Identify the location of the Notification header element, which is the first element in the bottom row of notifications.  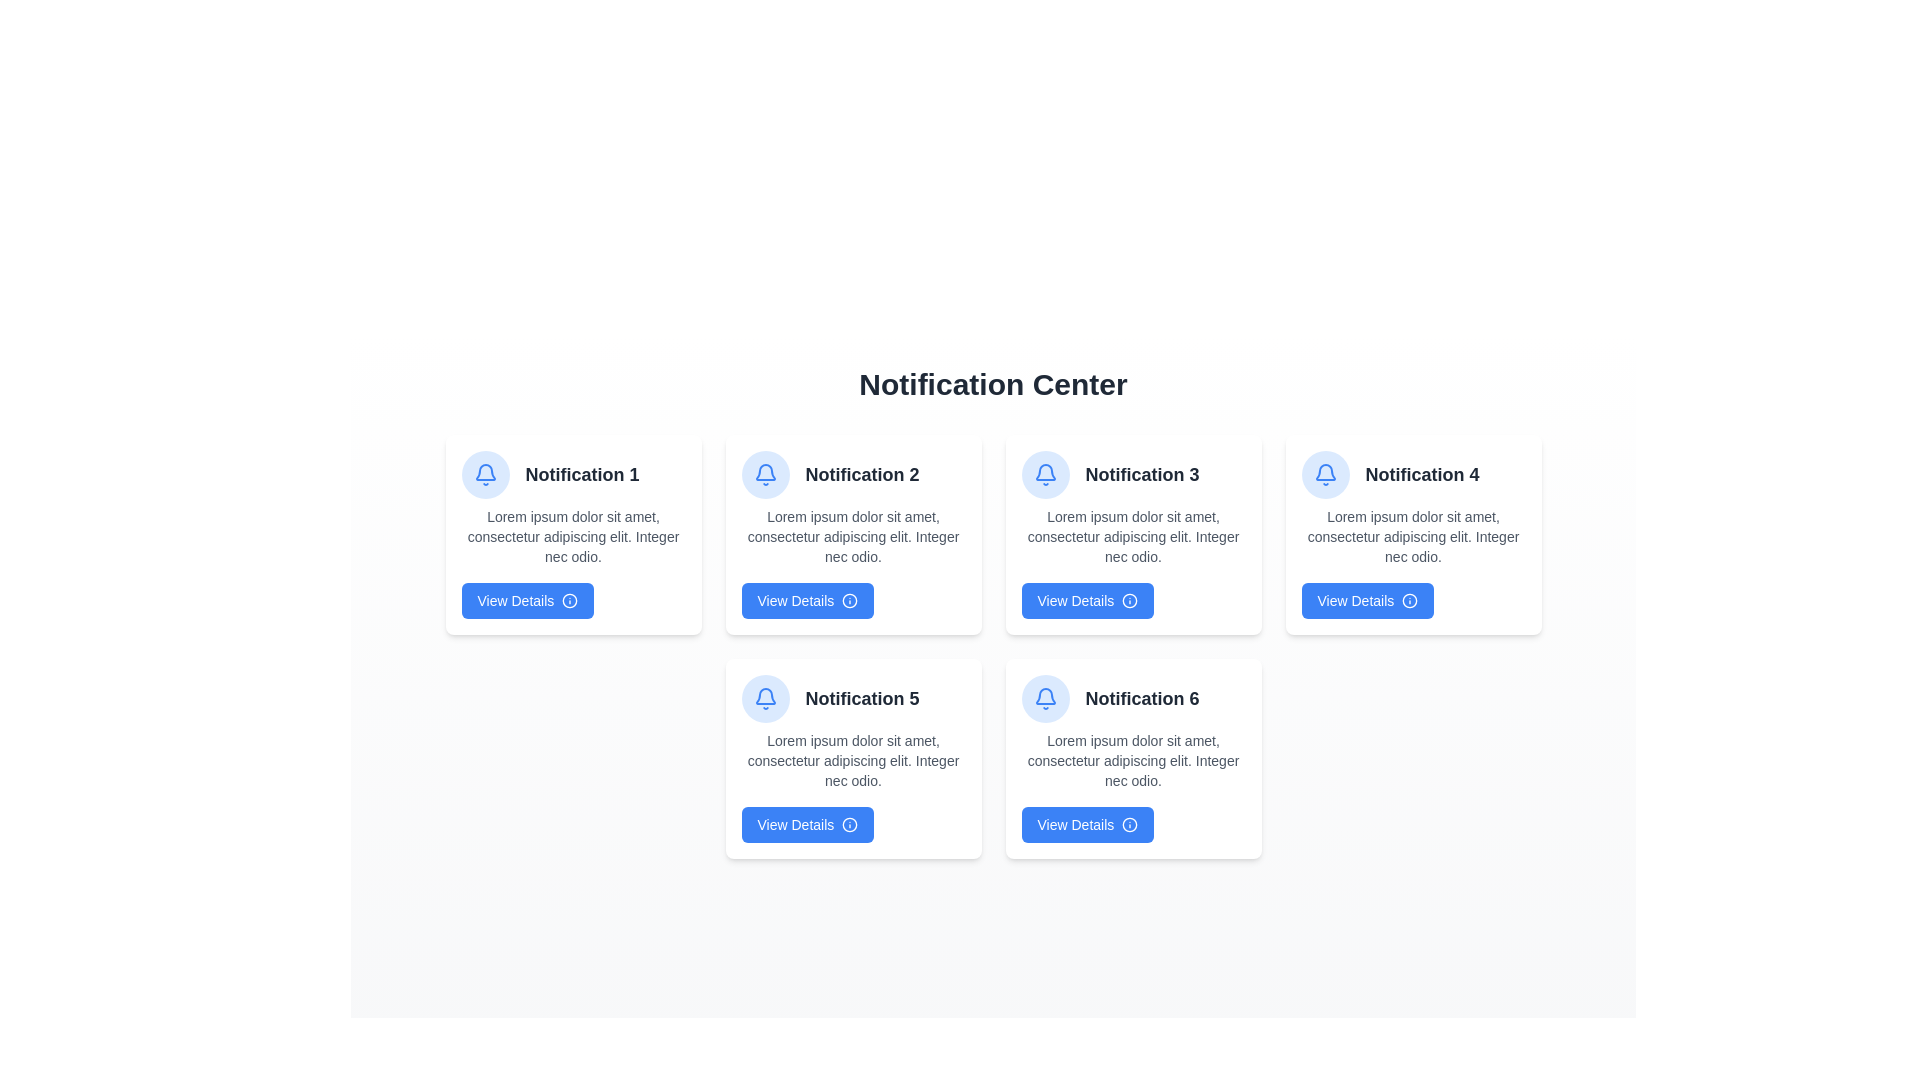
(853, 697).